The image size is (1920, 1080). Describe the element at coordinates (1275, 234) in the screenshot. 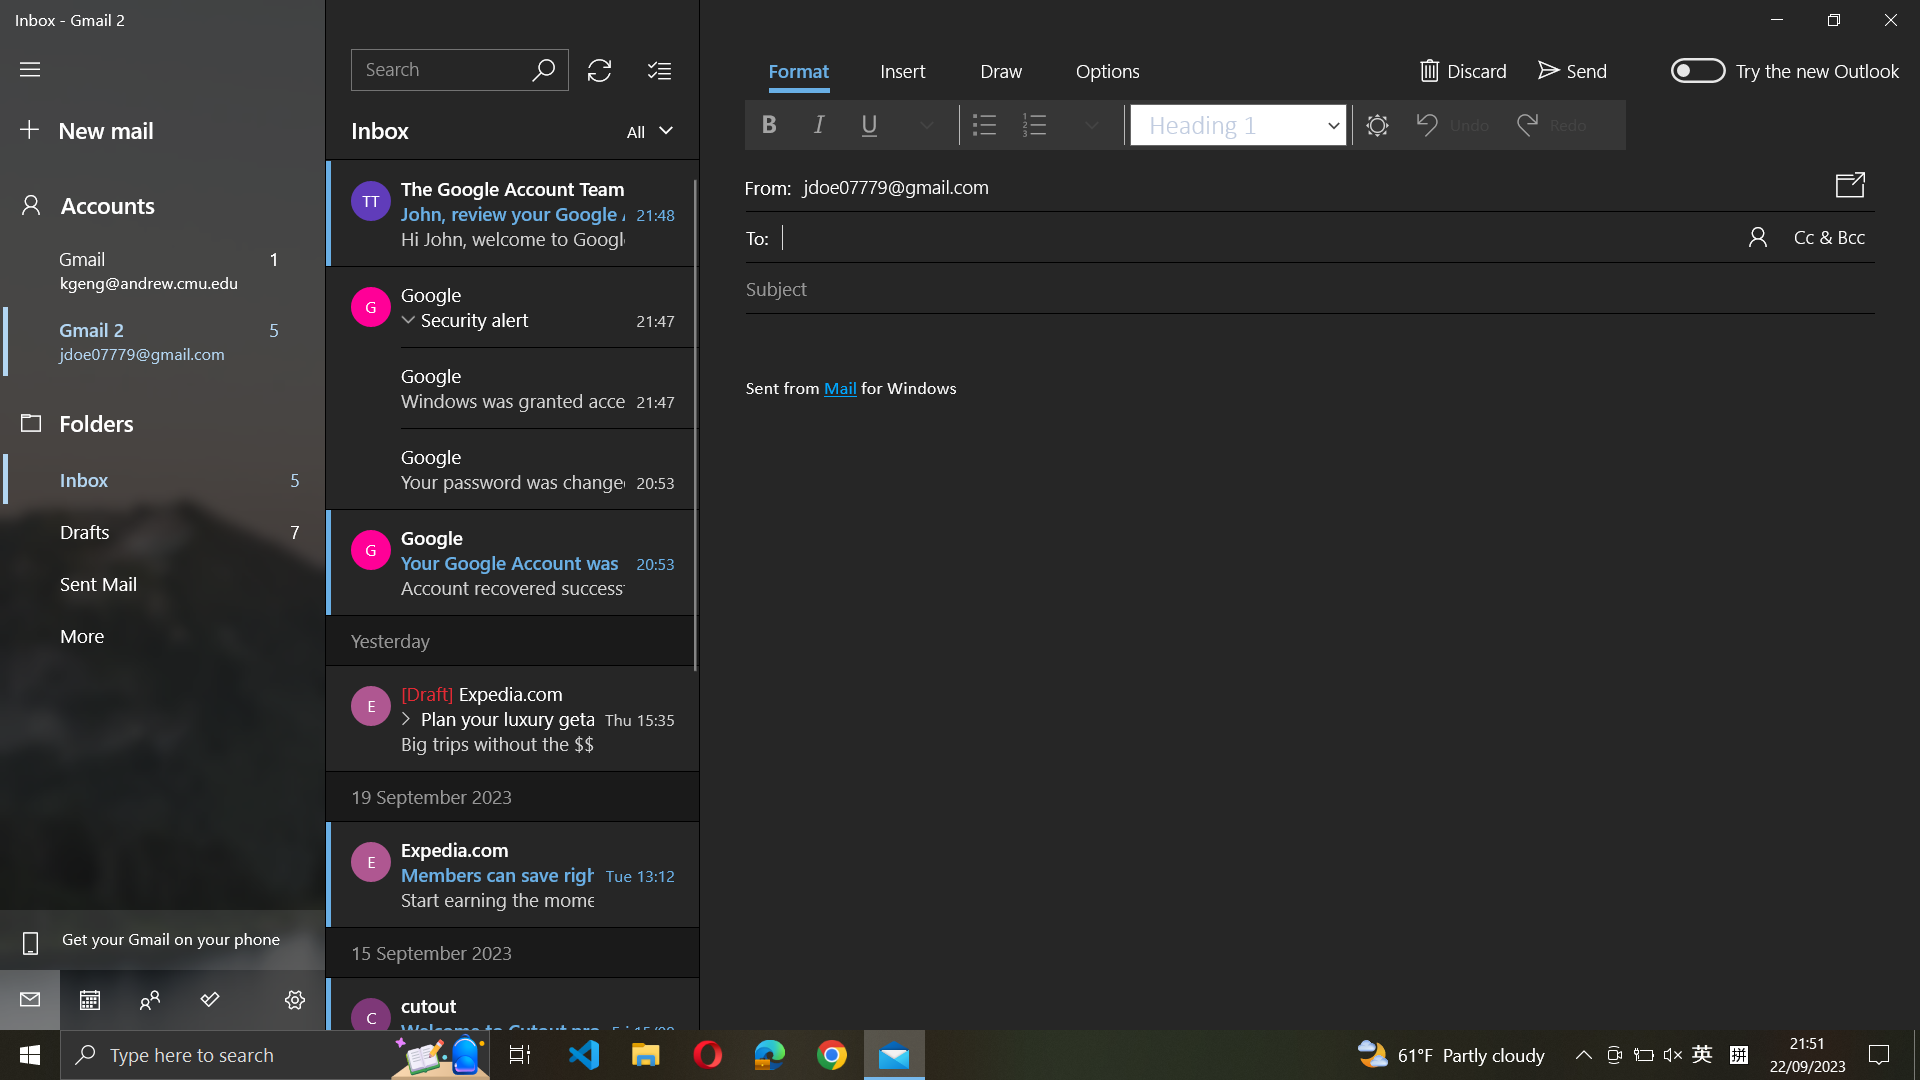

I see `Enter "xyz@gmail.com" in the recipient field` at that location.